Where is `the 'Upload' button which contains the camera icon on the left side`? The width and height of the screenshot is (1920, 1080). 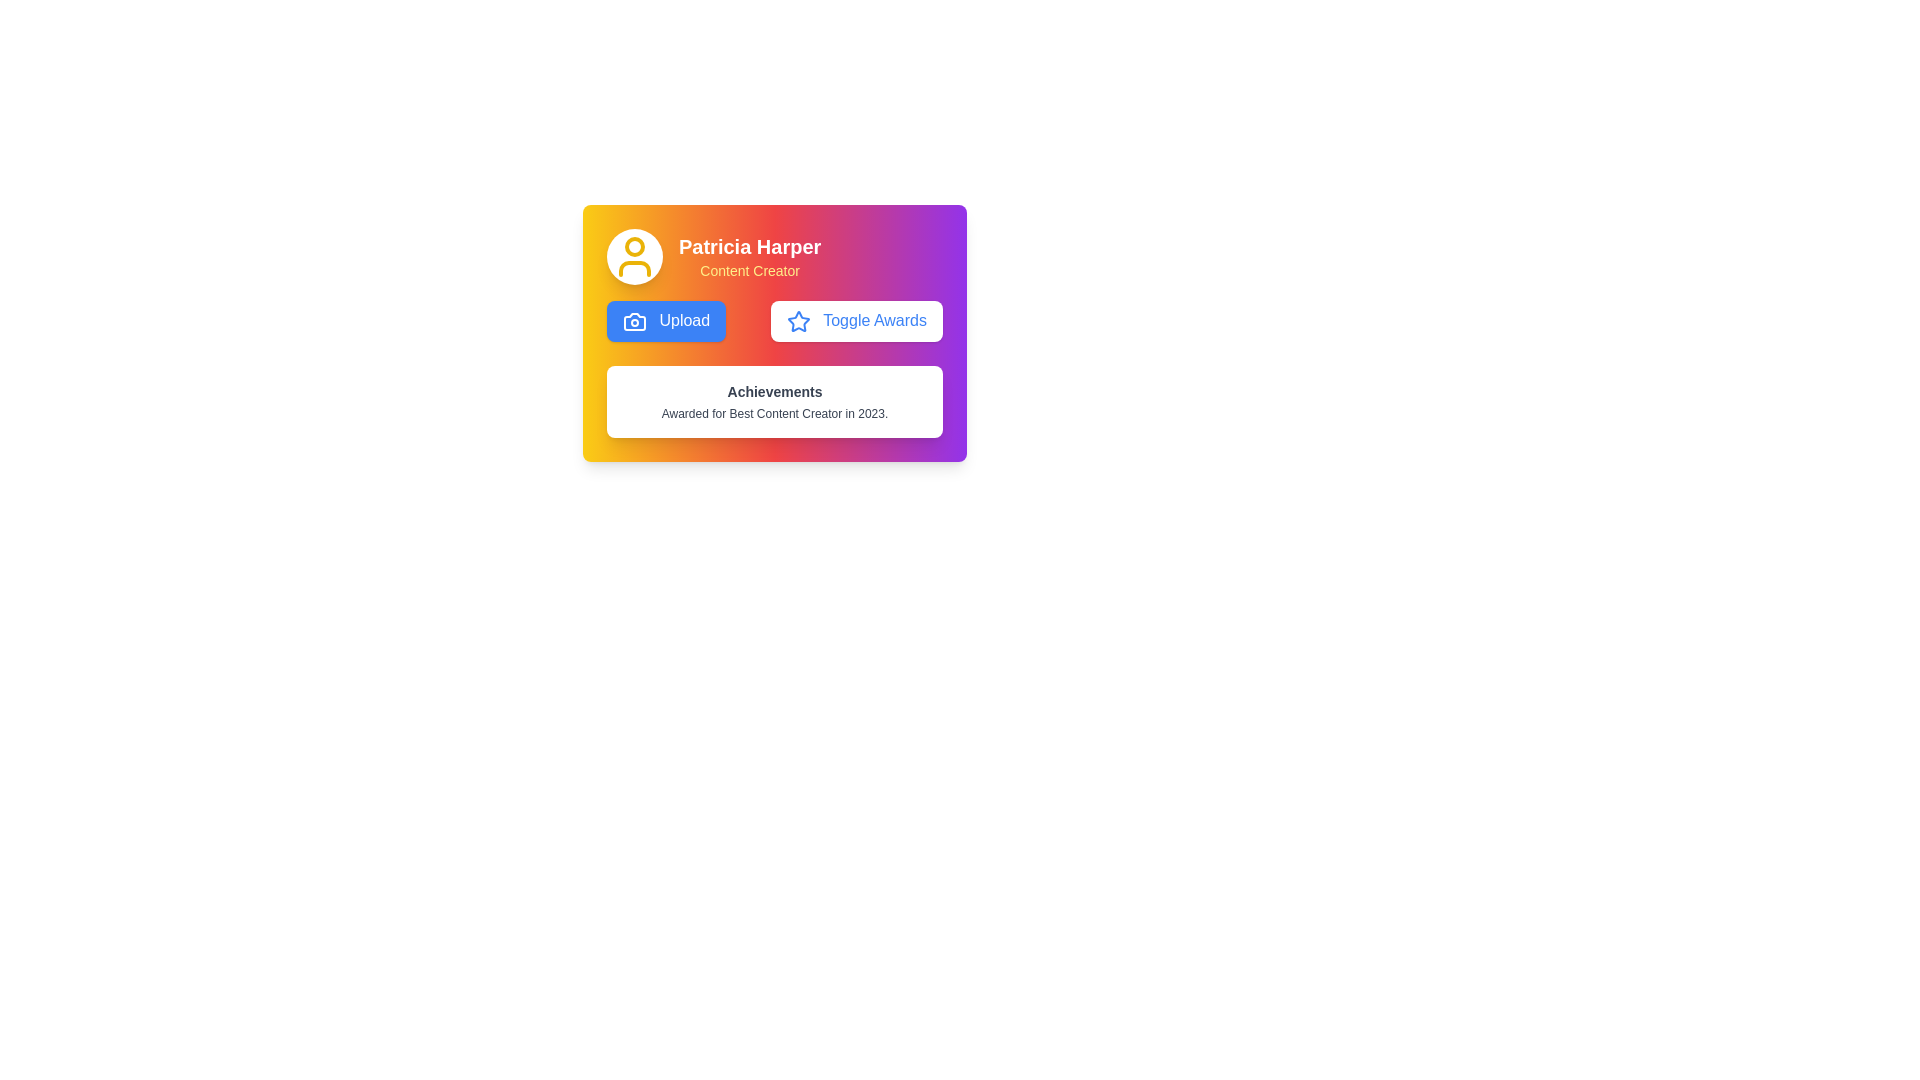 the 'Upload' button which contains the camera icon on the left side is located at coordinates (633, 319).